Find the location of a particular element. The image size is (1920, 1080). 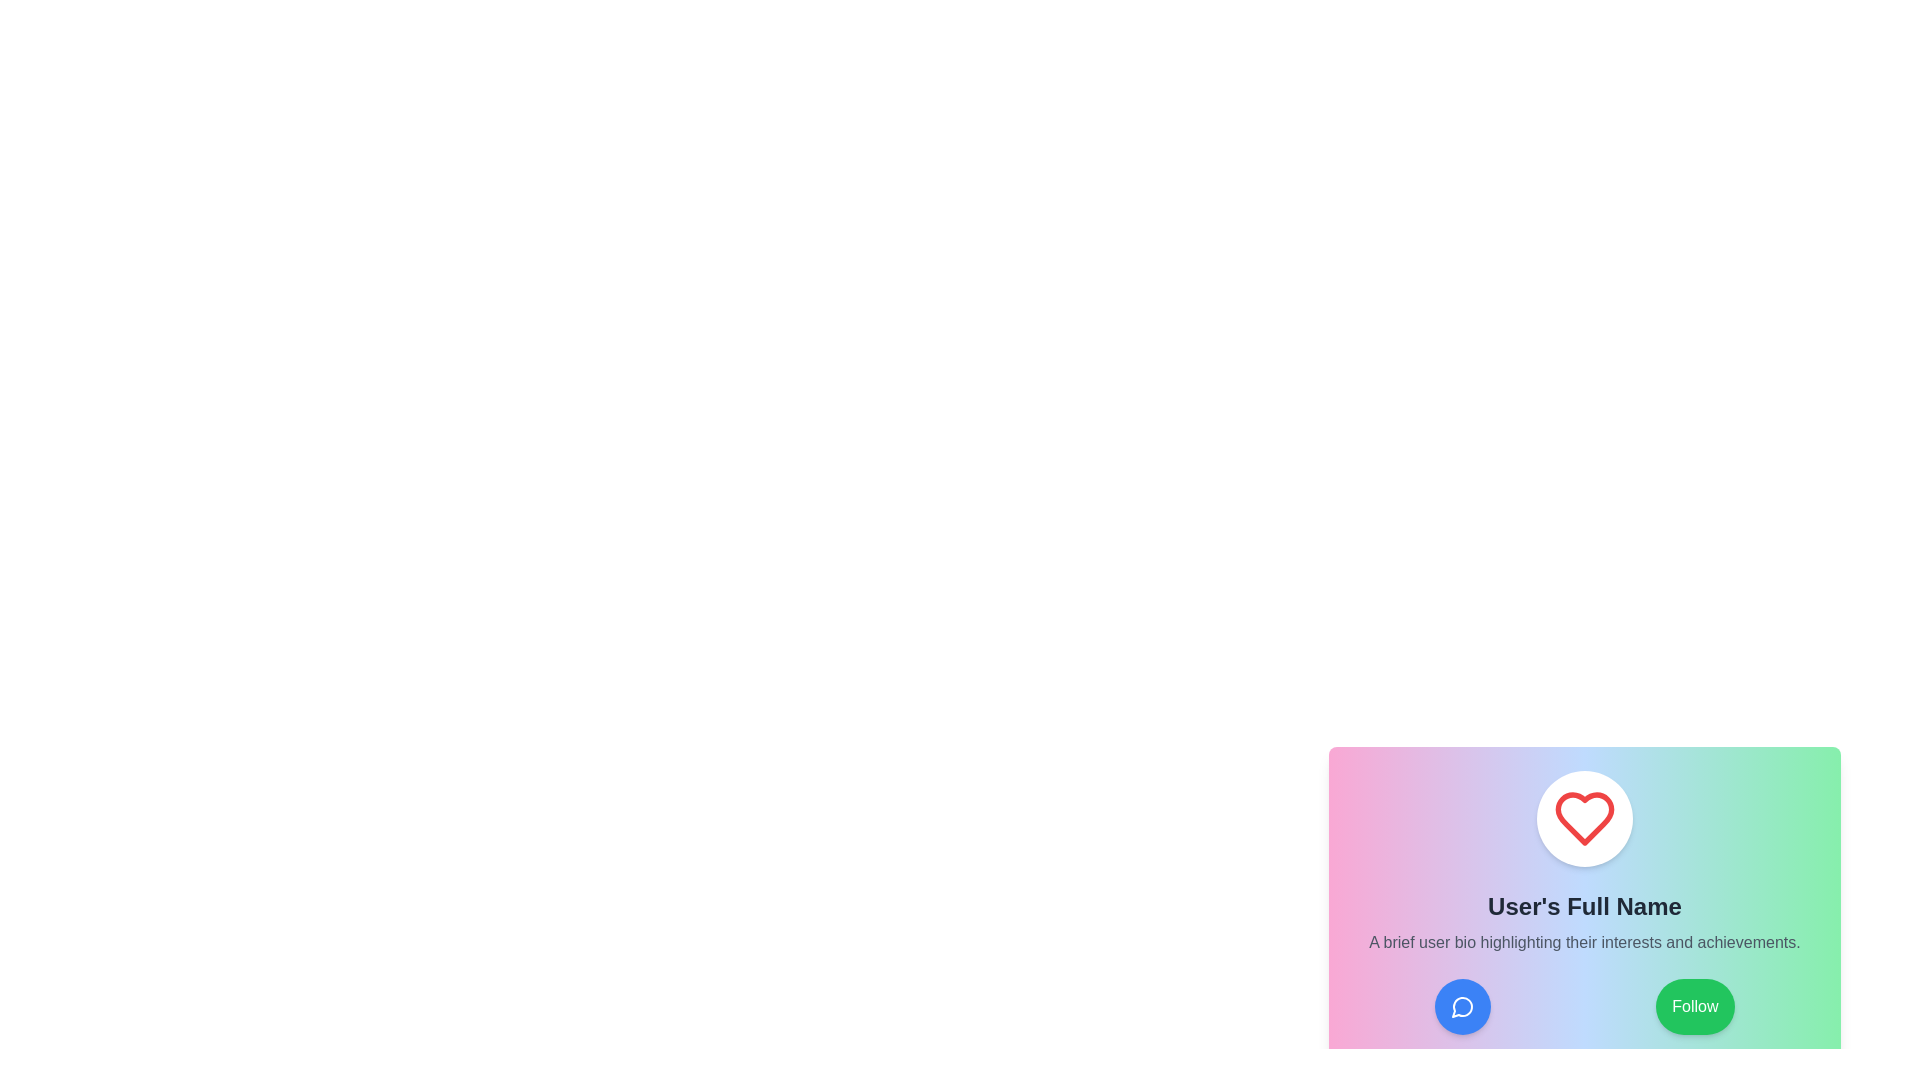

the messaging icon located at the bottom left corner of the user card, which is represented by a rounded blue background circle is located at coordinates (1463, 1006).